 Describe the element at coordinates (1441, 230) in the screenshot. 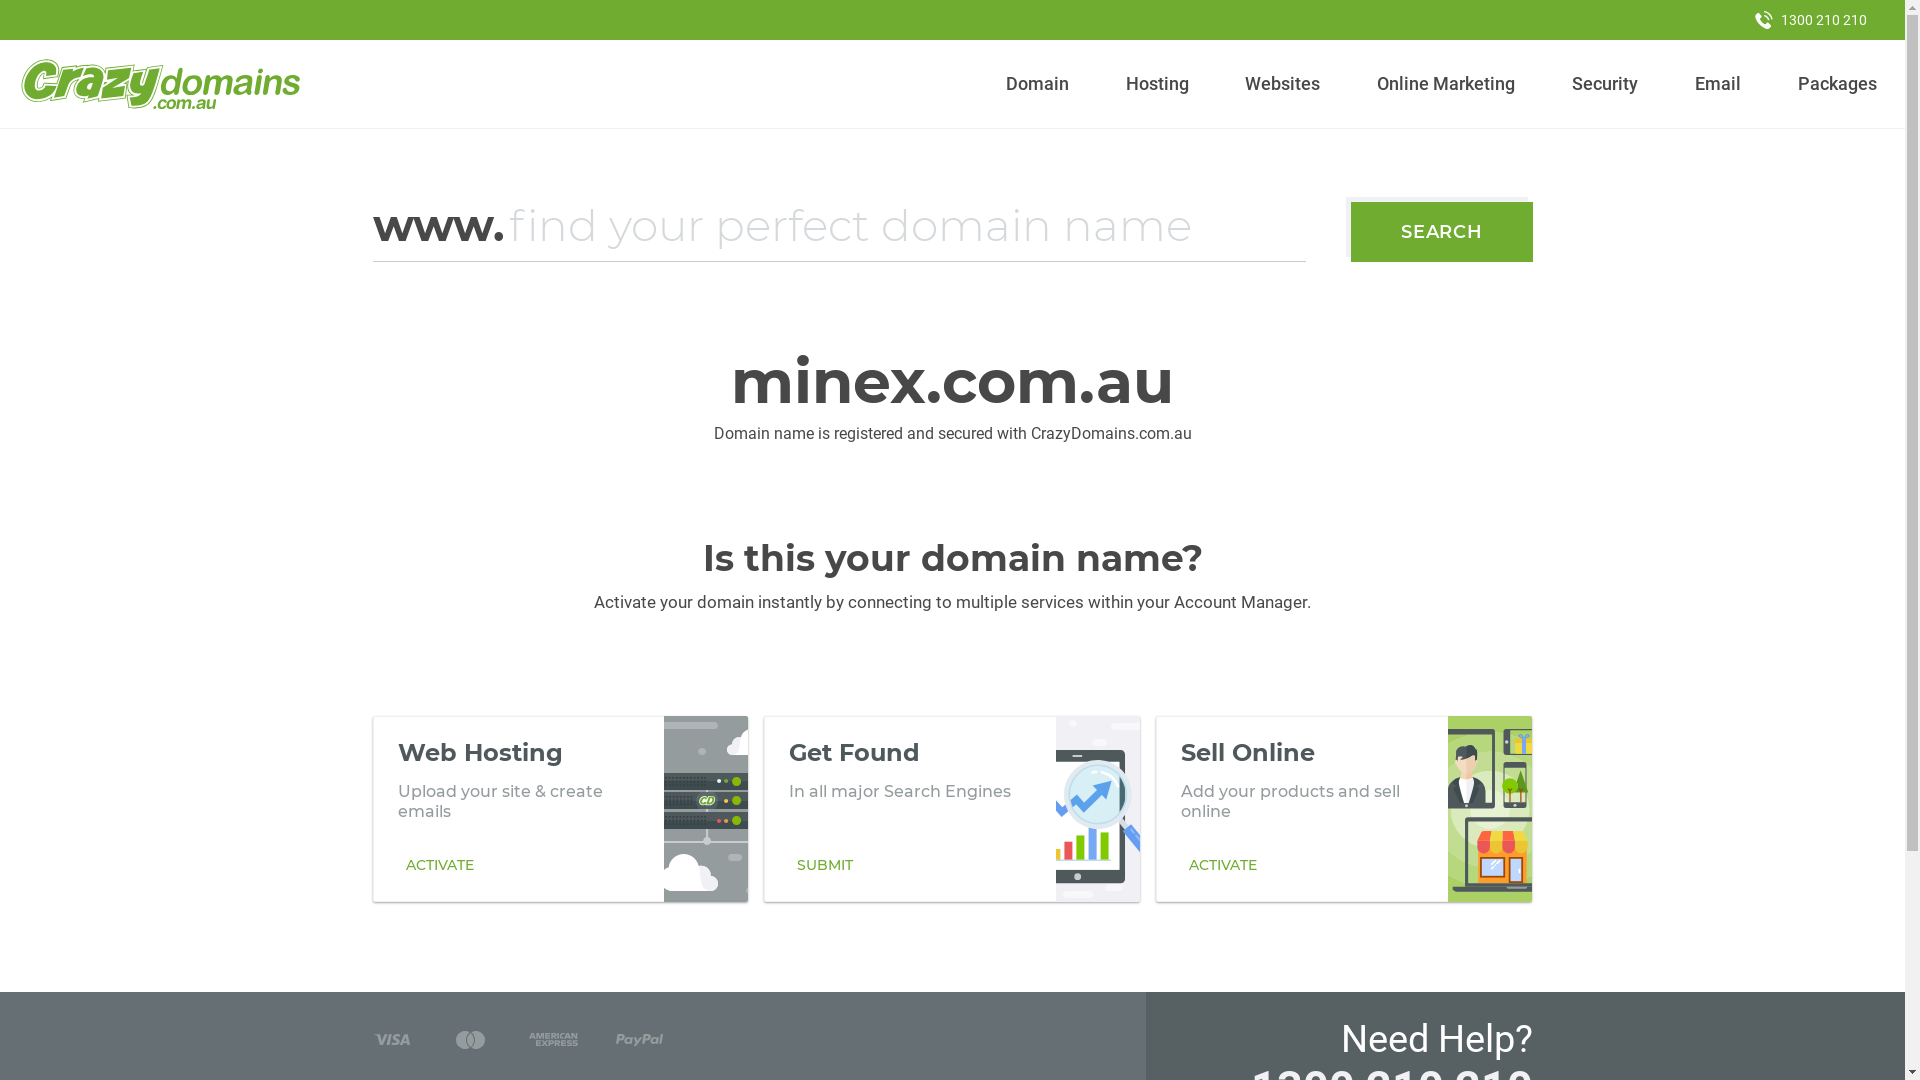

I see `'SEARCH'` at that location.